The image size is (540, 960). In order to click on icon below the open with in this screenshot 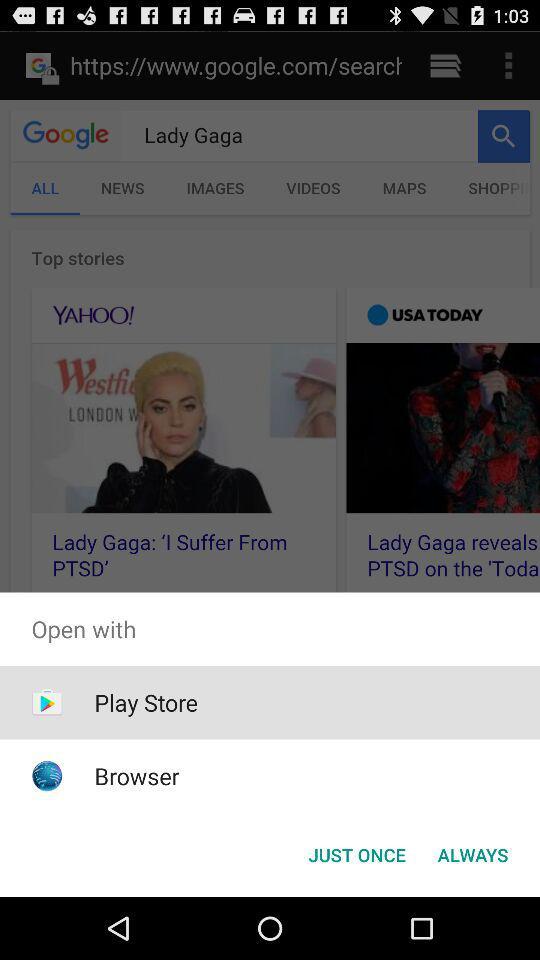, I will do `click(356, 853)`.